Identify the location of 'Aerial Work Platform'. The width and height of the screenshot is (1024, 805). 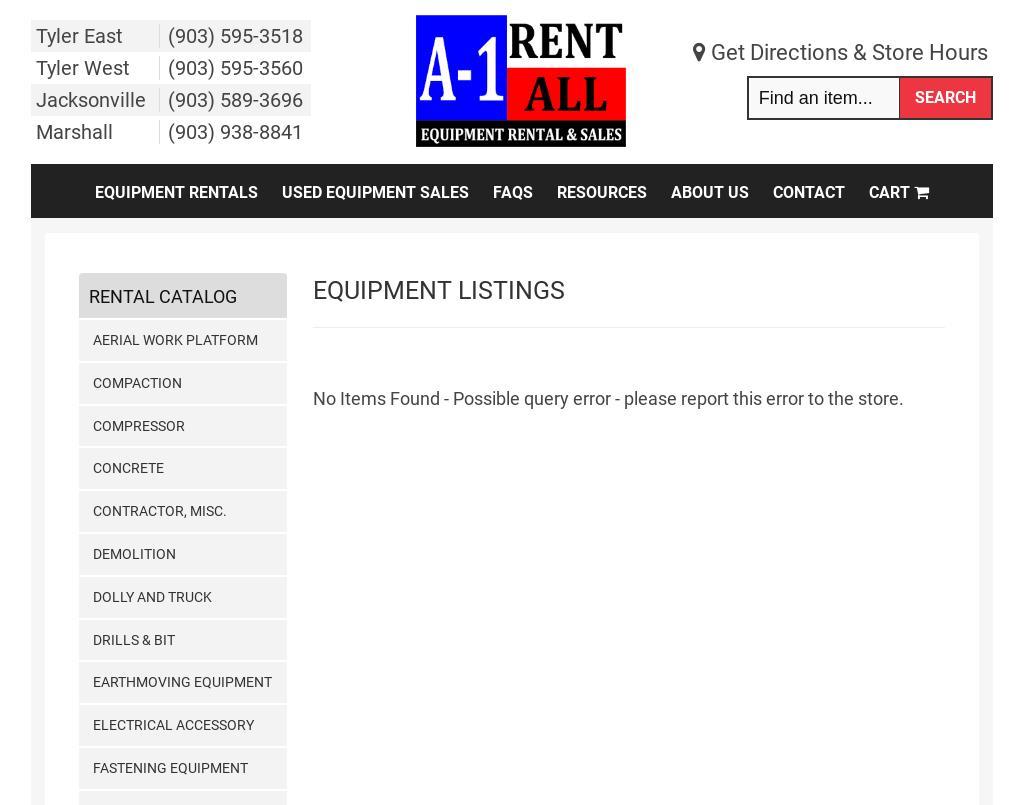
(174, 339).